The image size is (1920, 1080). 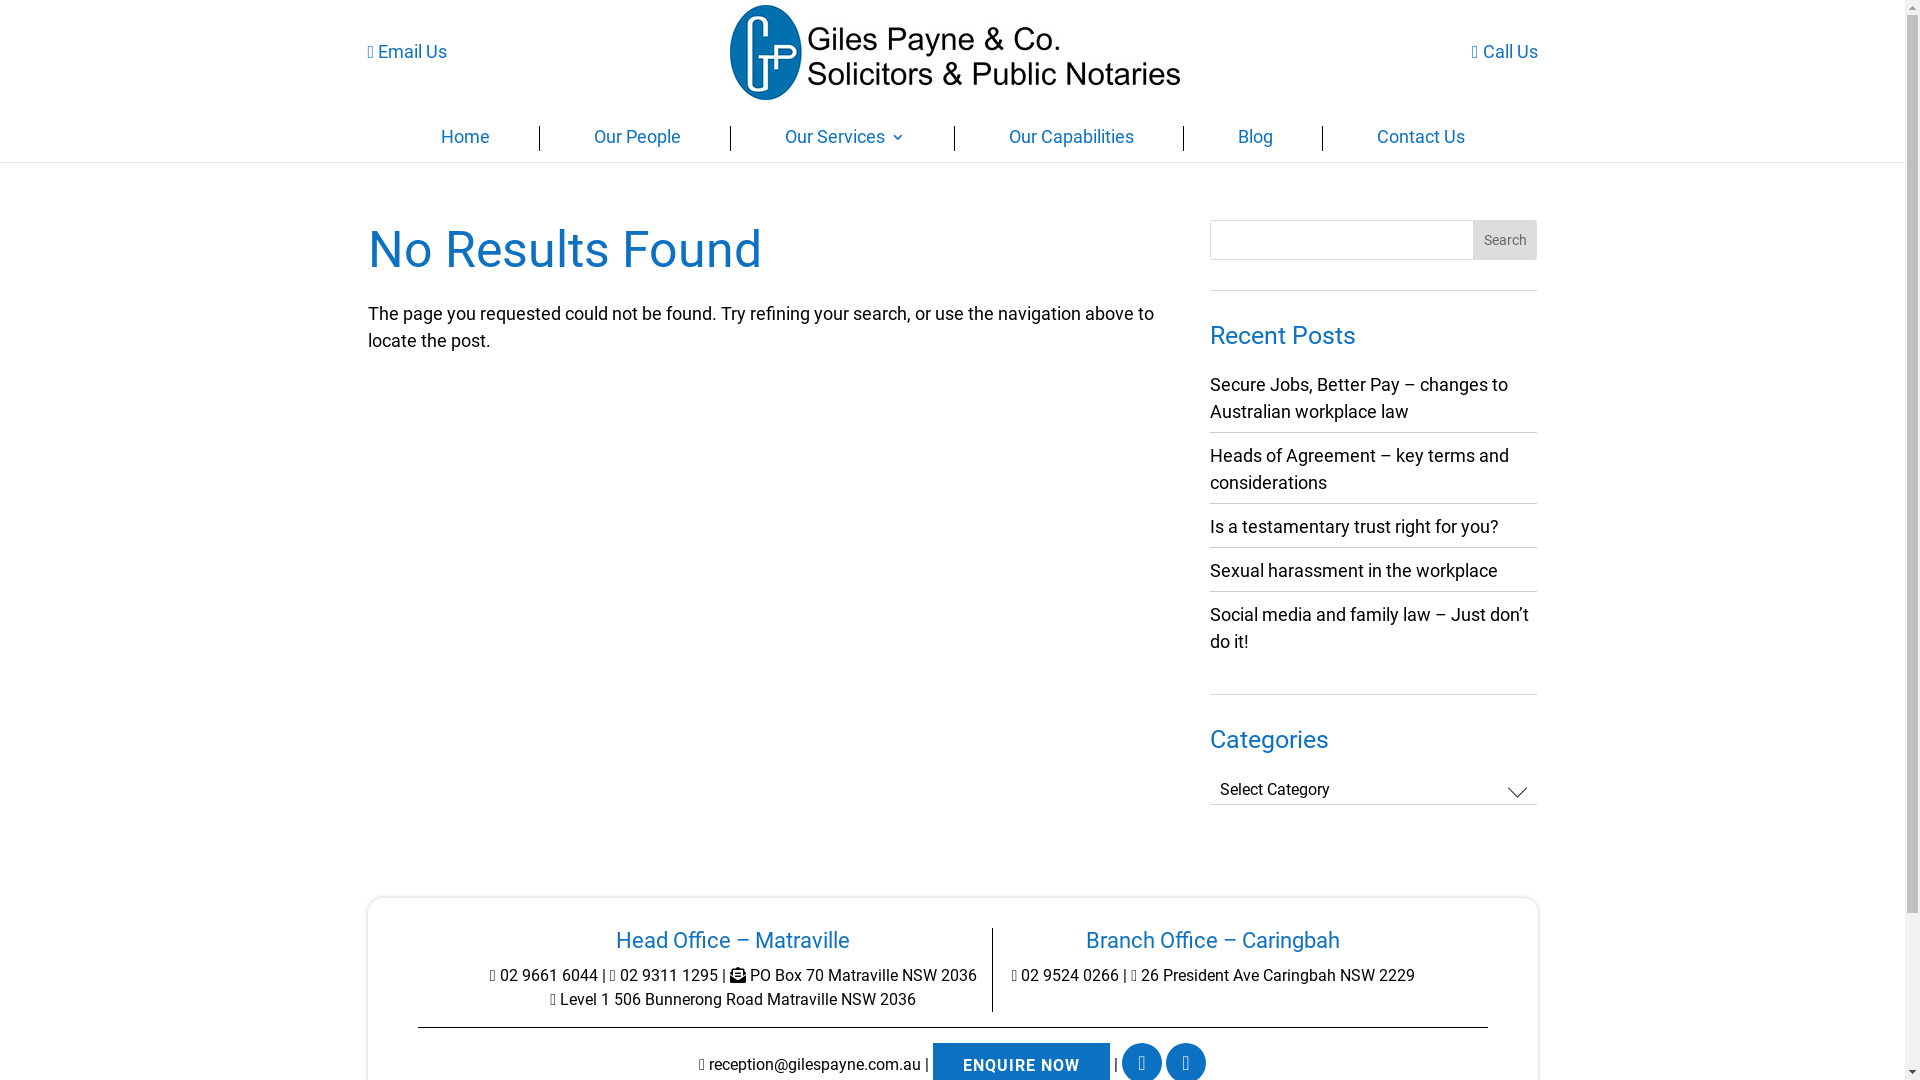 I want to click on 'Search', so click(x=1505, y=238).